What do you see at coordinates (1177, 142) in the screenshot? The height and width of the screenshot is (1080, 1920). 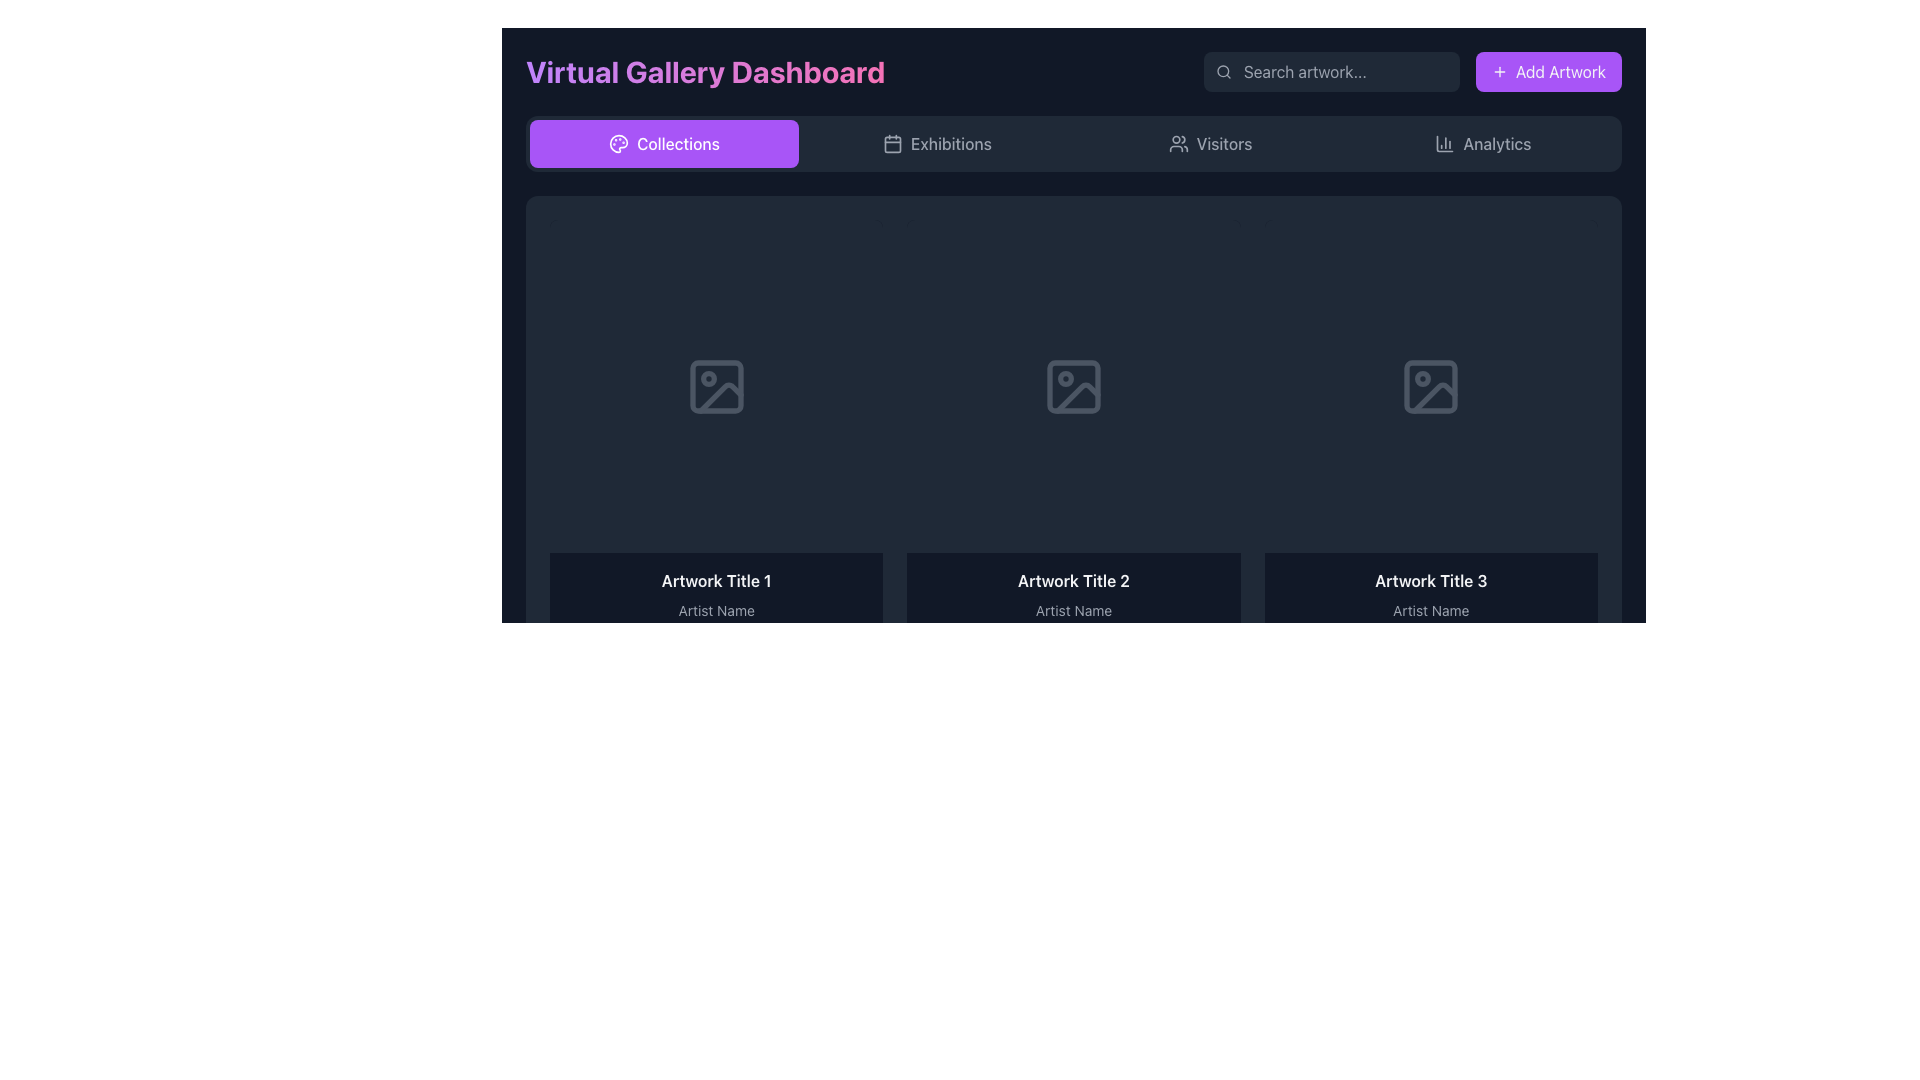 I see `the icon located in the 'Visitors' tab group on the top navigation bar` at bounding box center [1177, 142].